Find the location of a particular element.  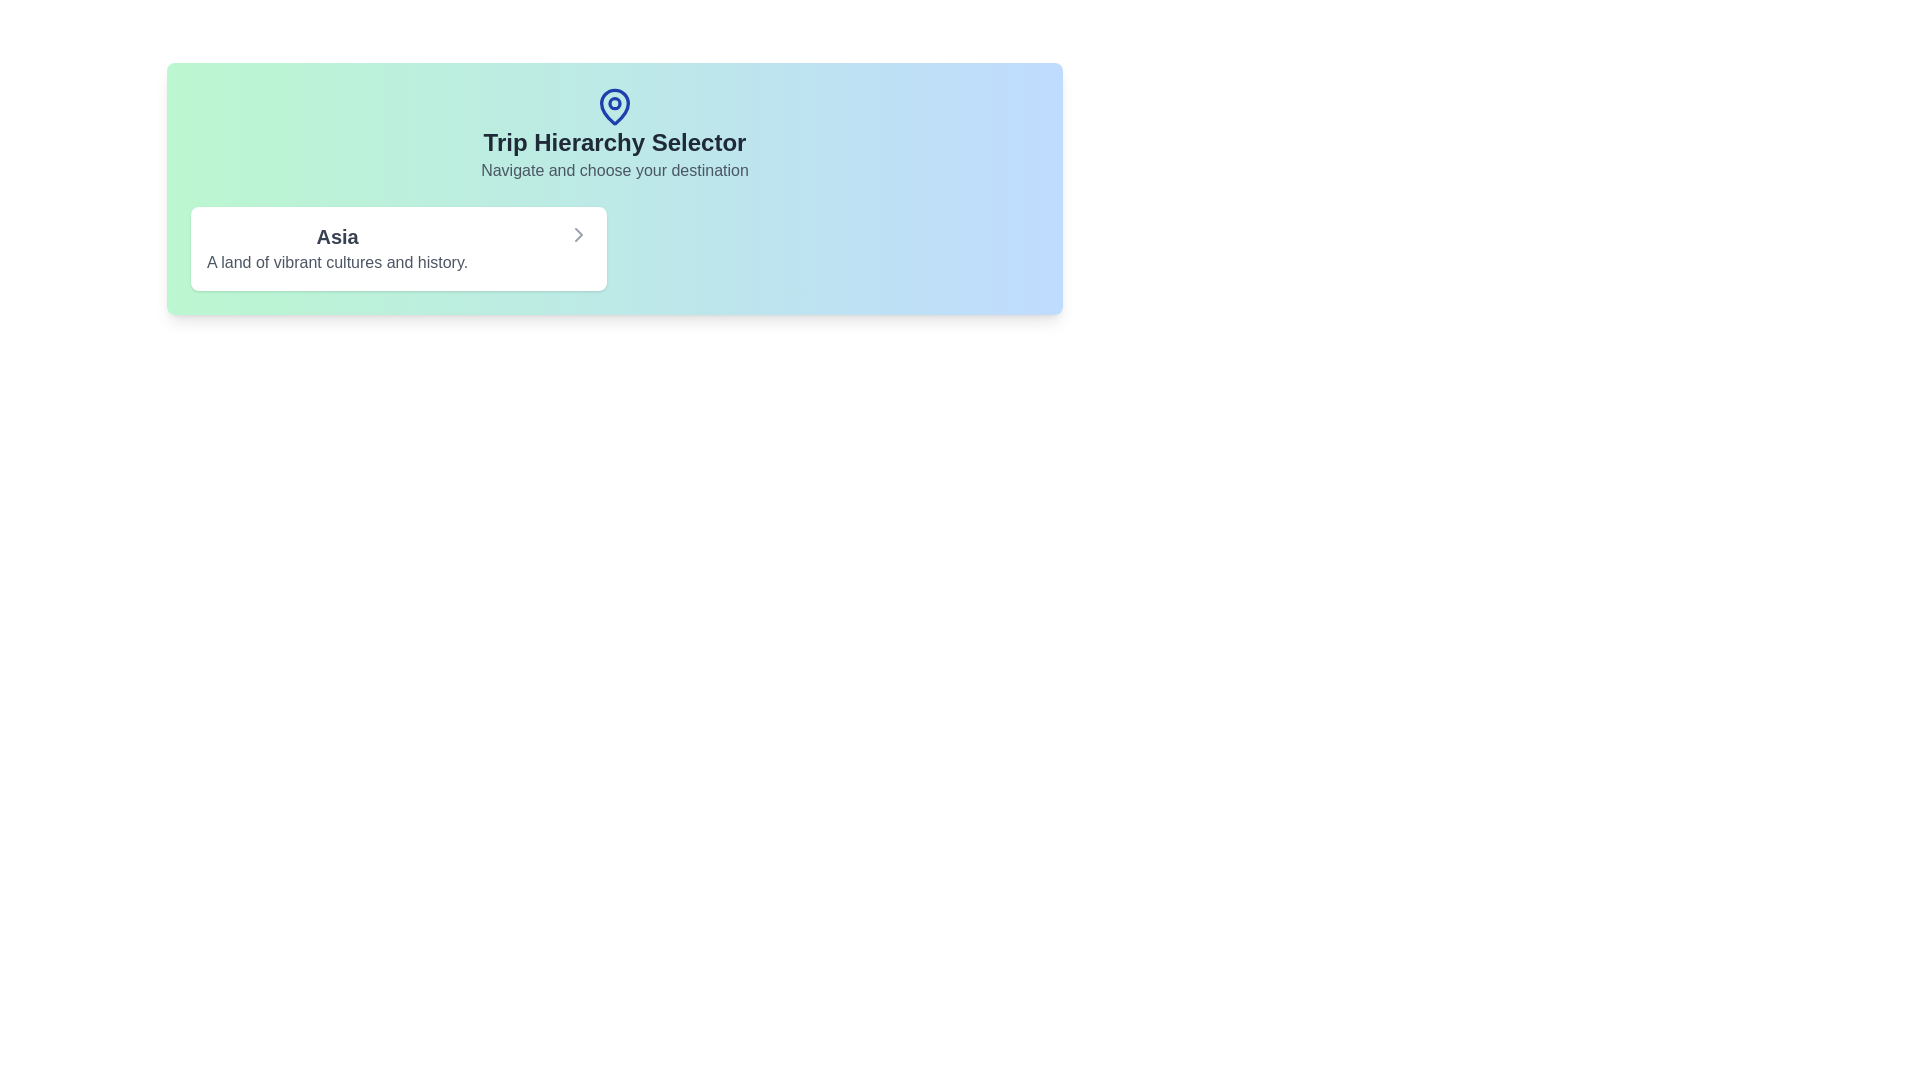

the compound clickable element containing a title and subtitle related to 'Asia' is located at coordinates (337, 248).